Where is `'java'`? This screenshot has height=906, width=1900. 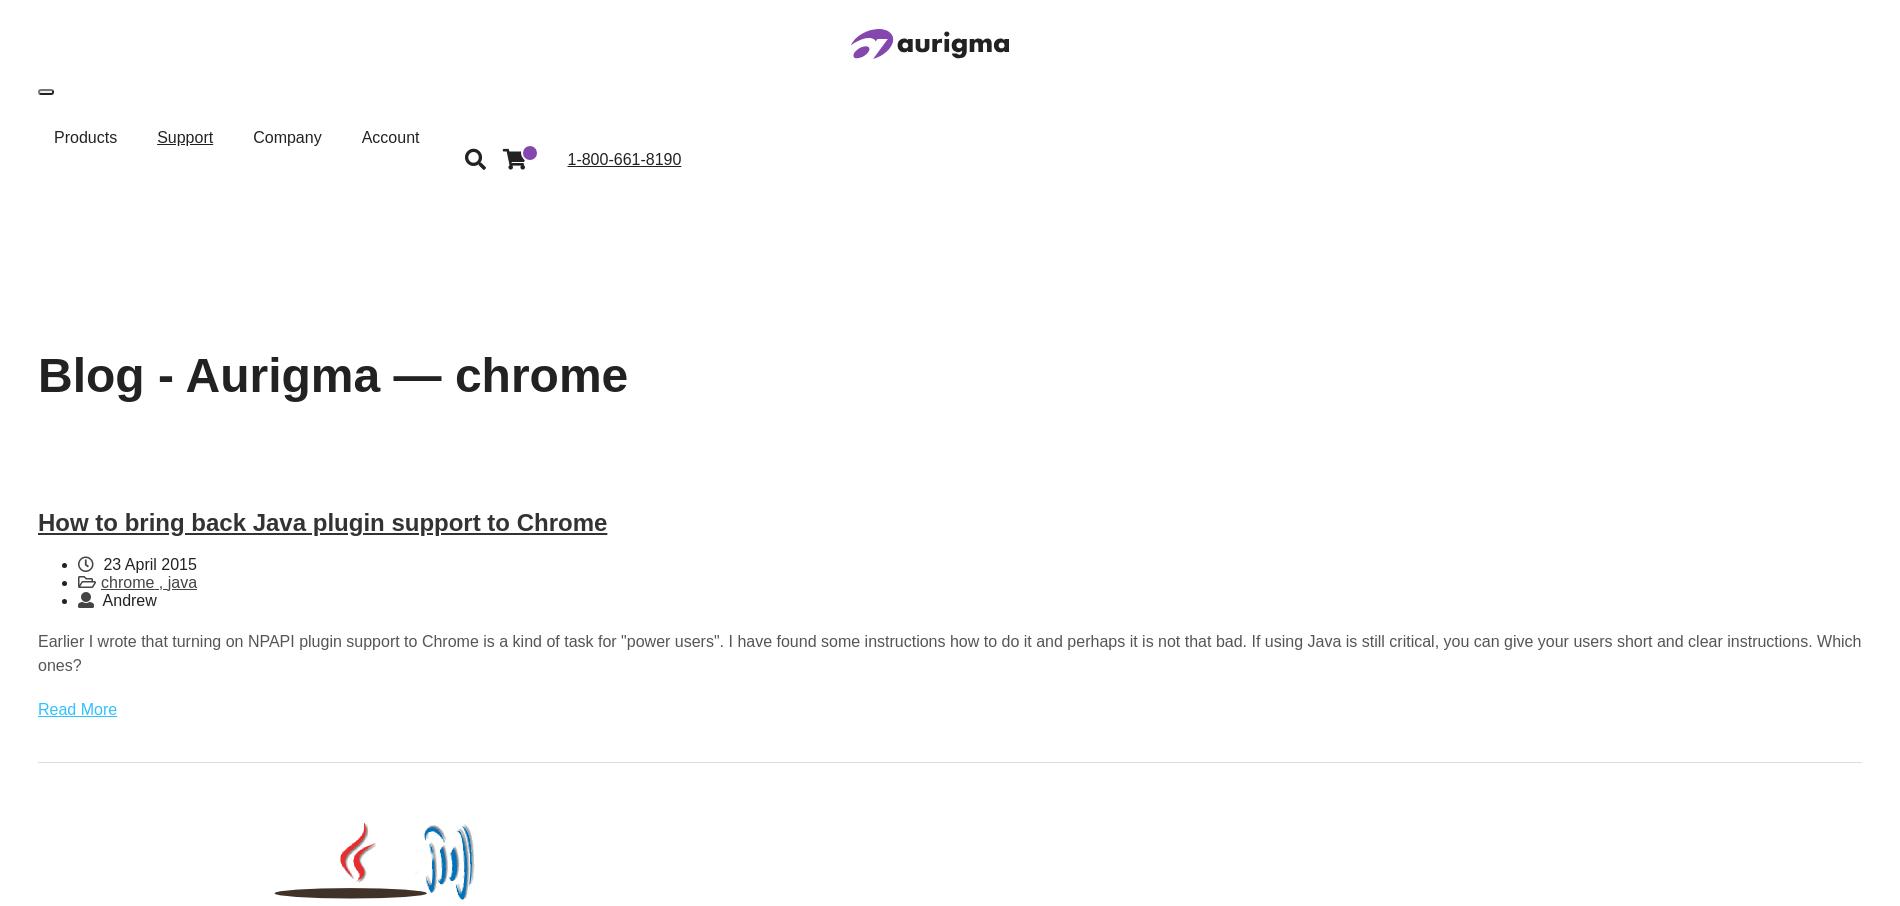 'java' is located at coordinates (167, 581).